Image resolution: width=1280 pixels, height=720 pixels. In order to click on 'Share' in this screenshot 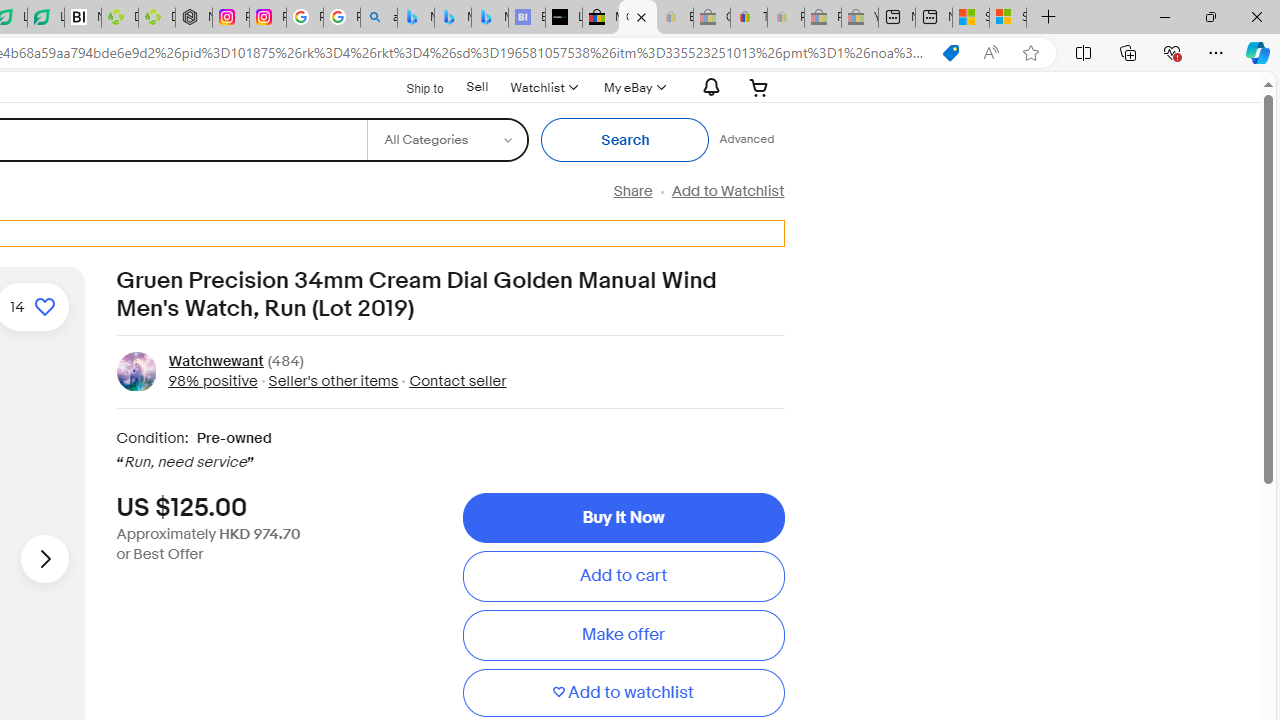, I will do `click(631, 191)`.